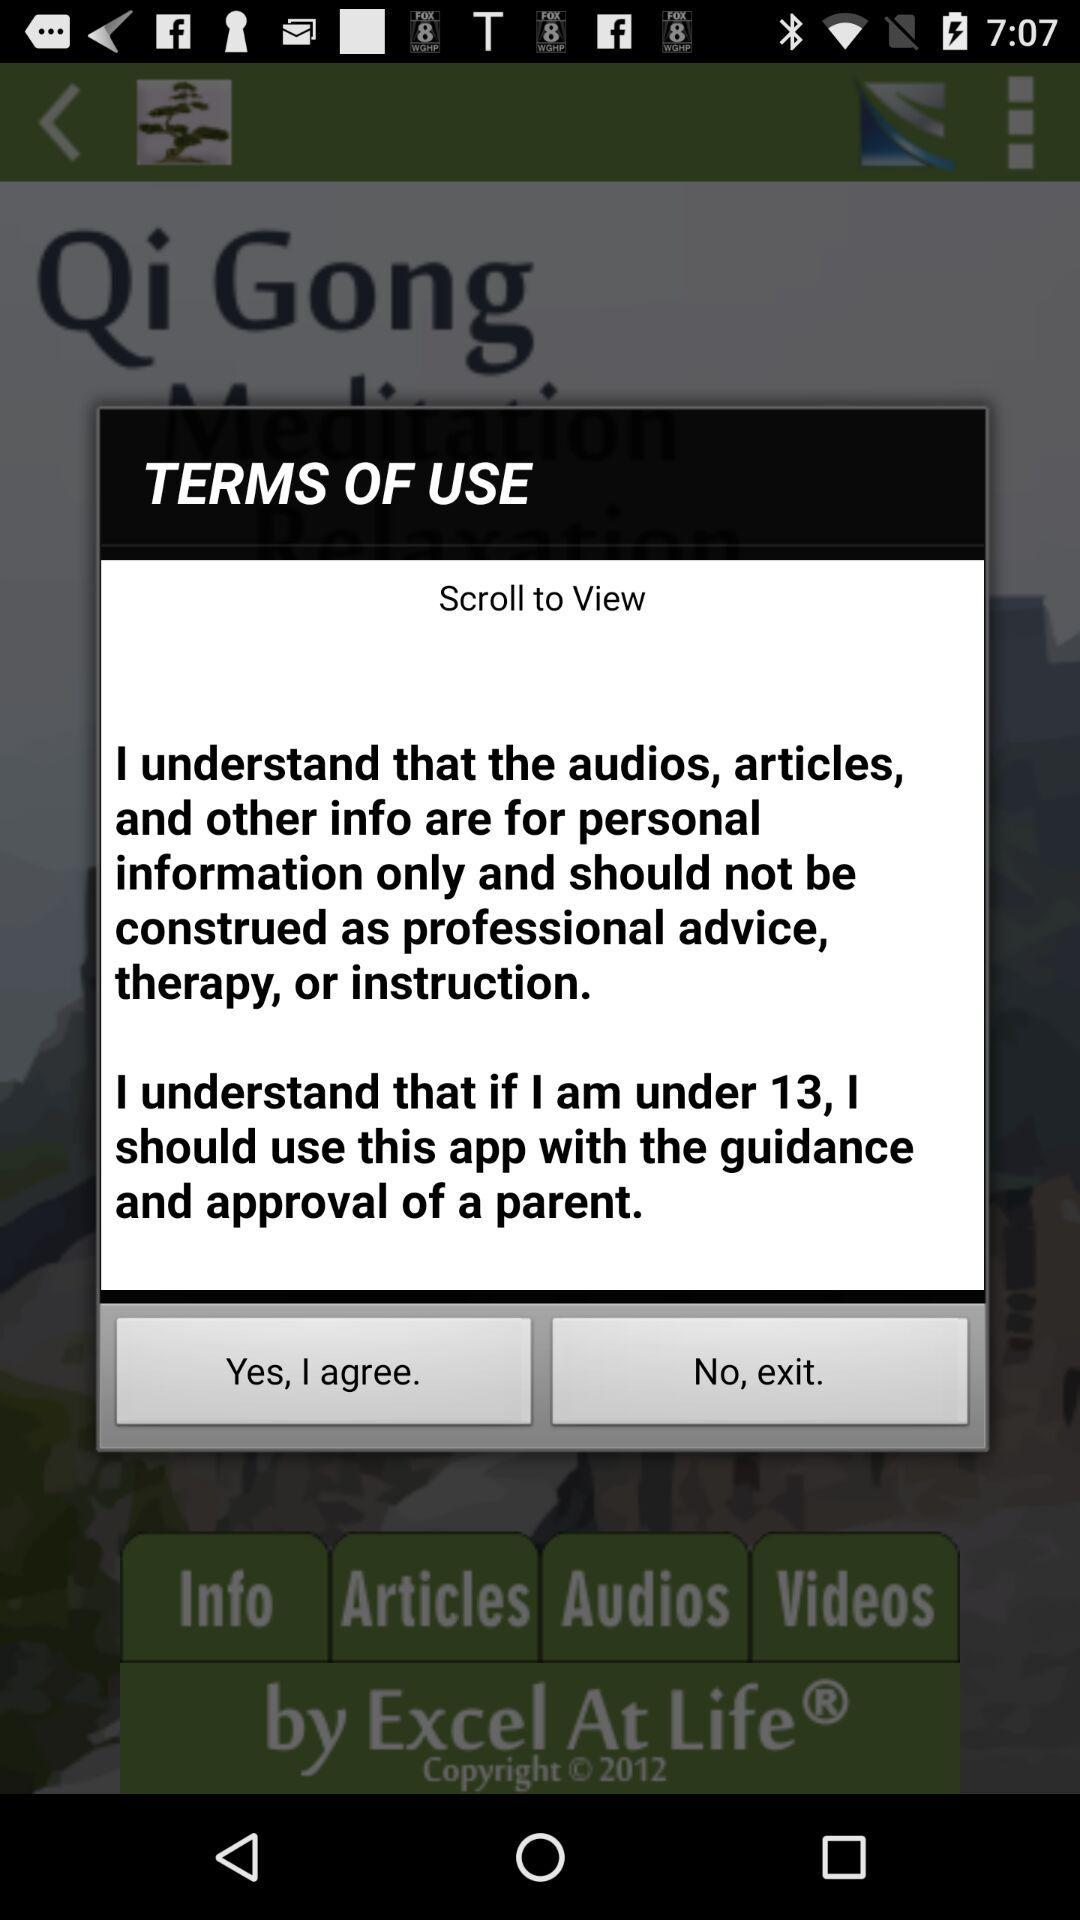 This screenshot has width=1080, height=1920. What do you see at coordinates (760, 1376) in the screenshot?
I see `no, exit. icon` at bounding box center [760, 1376].